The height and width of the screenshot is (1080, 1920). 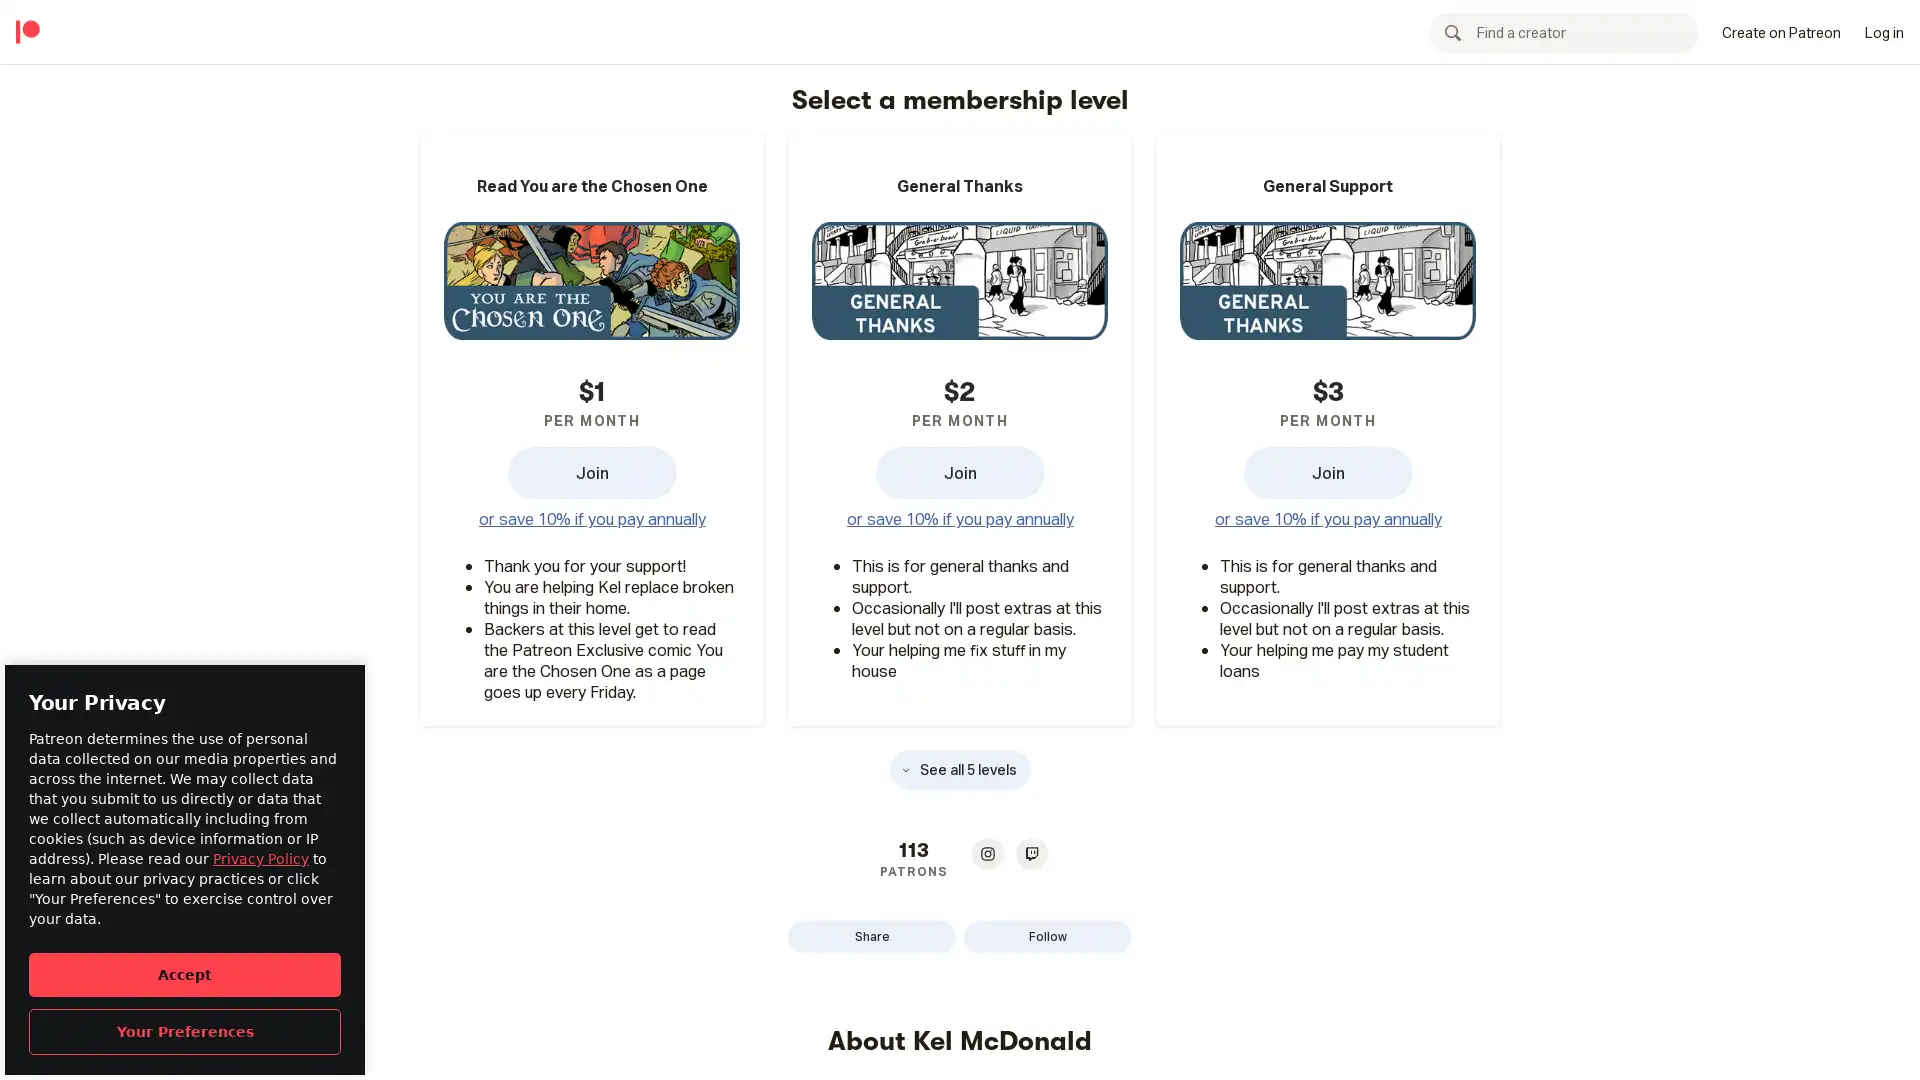 I want to click on General Support Join, so click(x=1327, y=471).